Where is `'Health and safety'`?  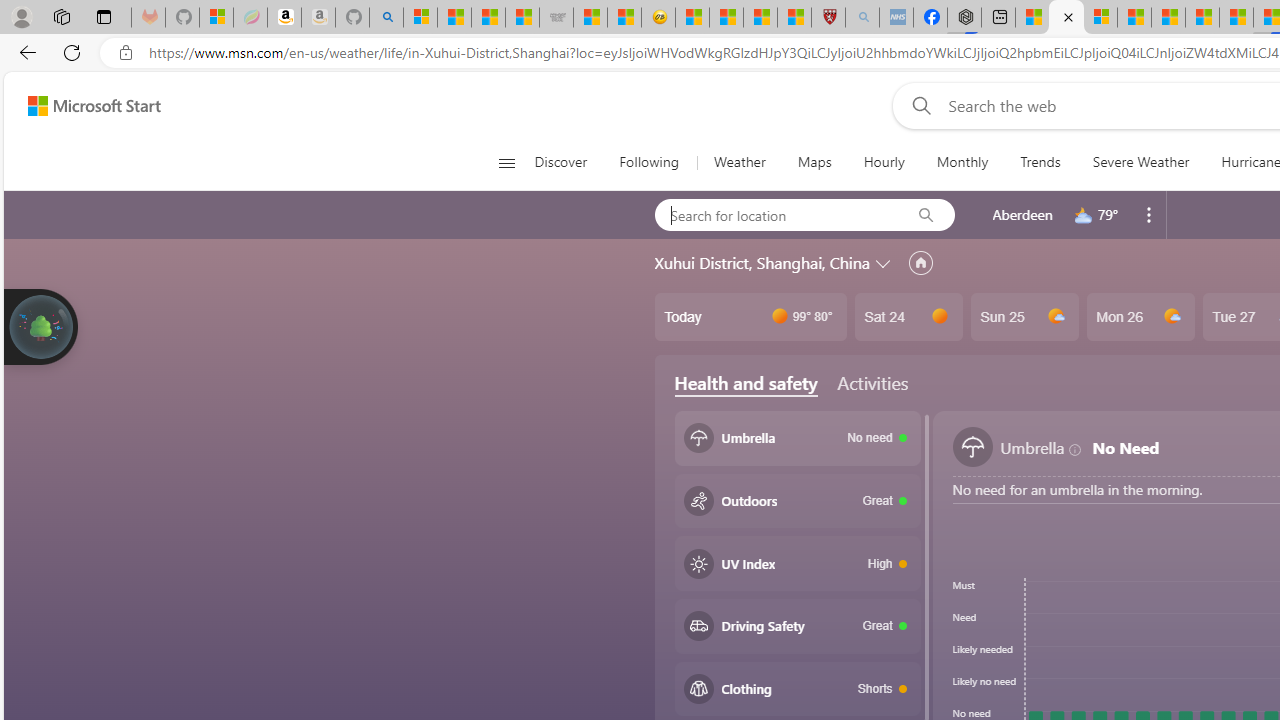 'Health and safety' is located at coordinates (745, 383).